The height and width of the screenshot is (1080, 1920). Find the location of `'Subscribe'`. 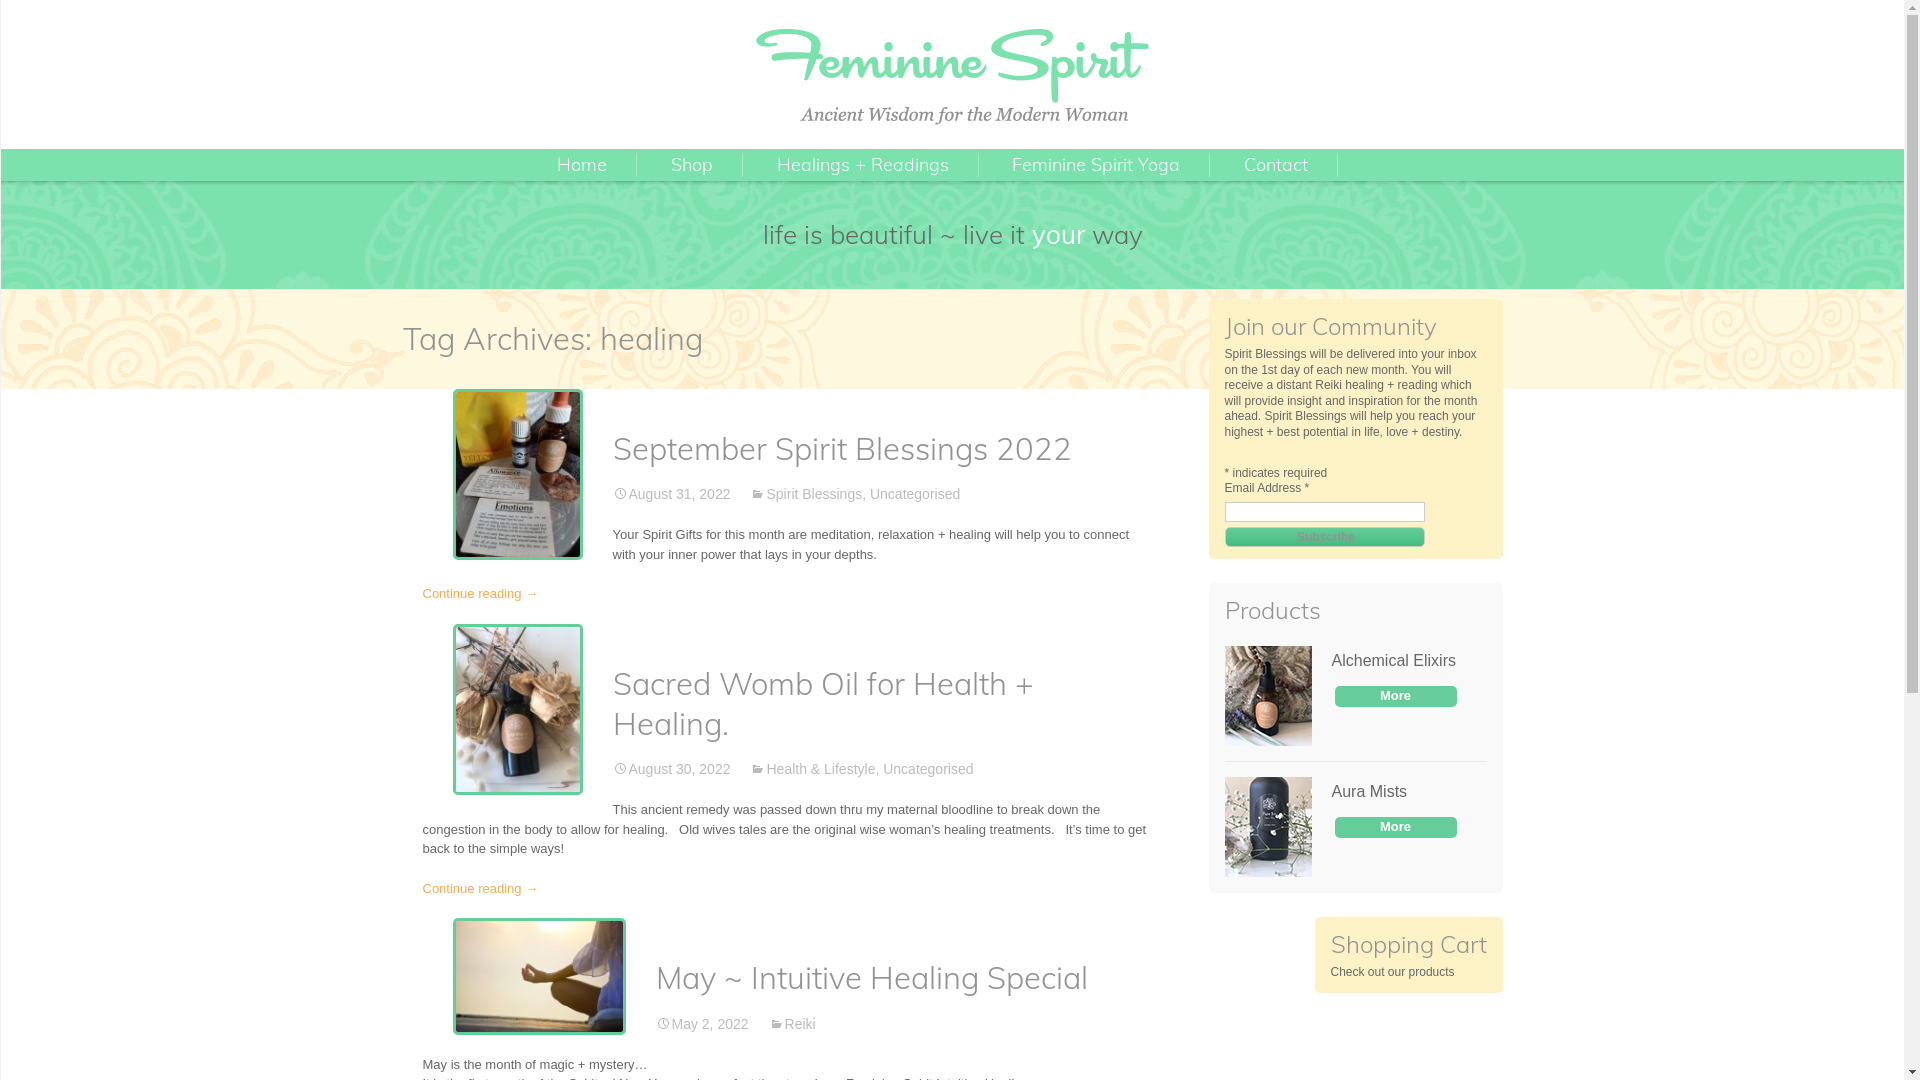

'Subscribe' is located at coordinates (1324, 535).